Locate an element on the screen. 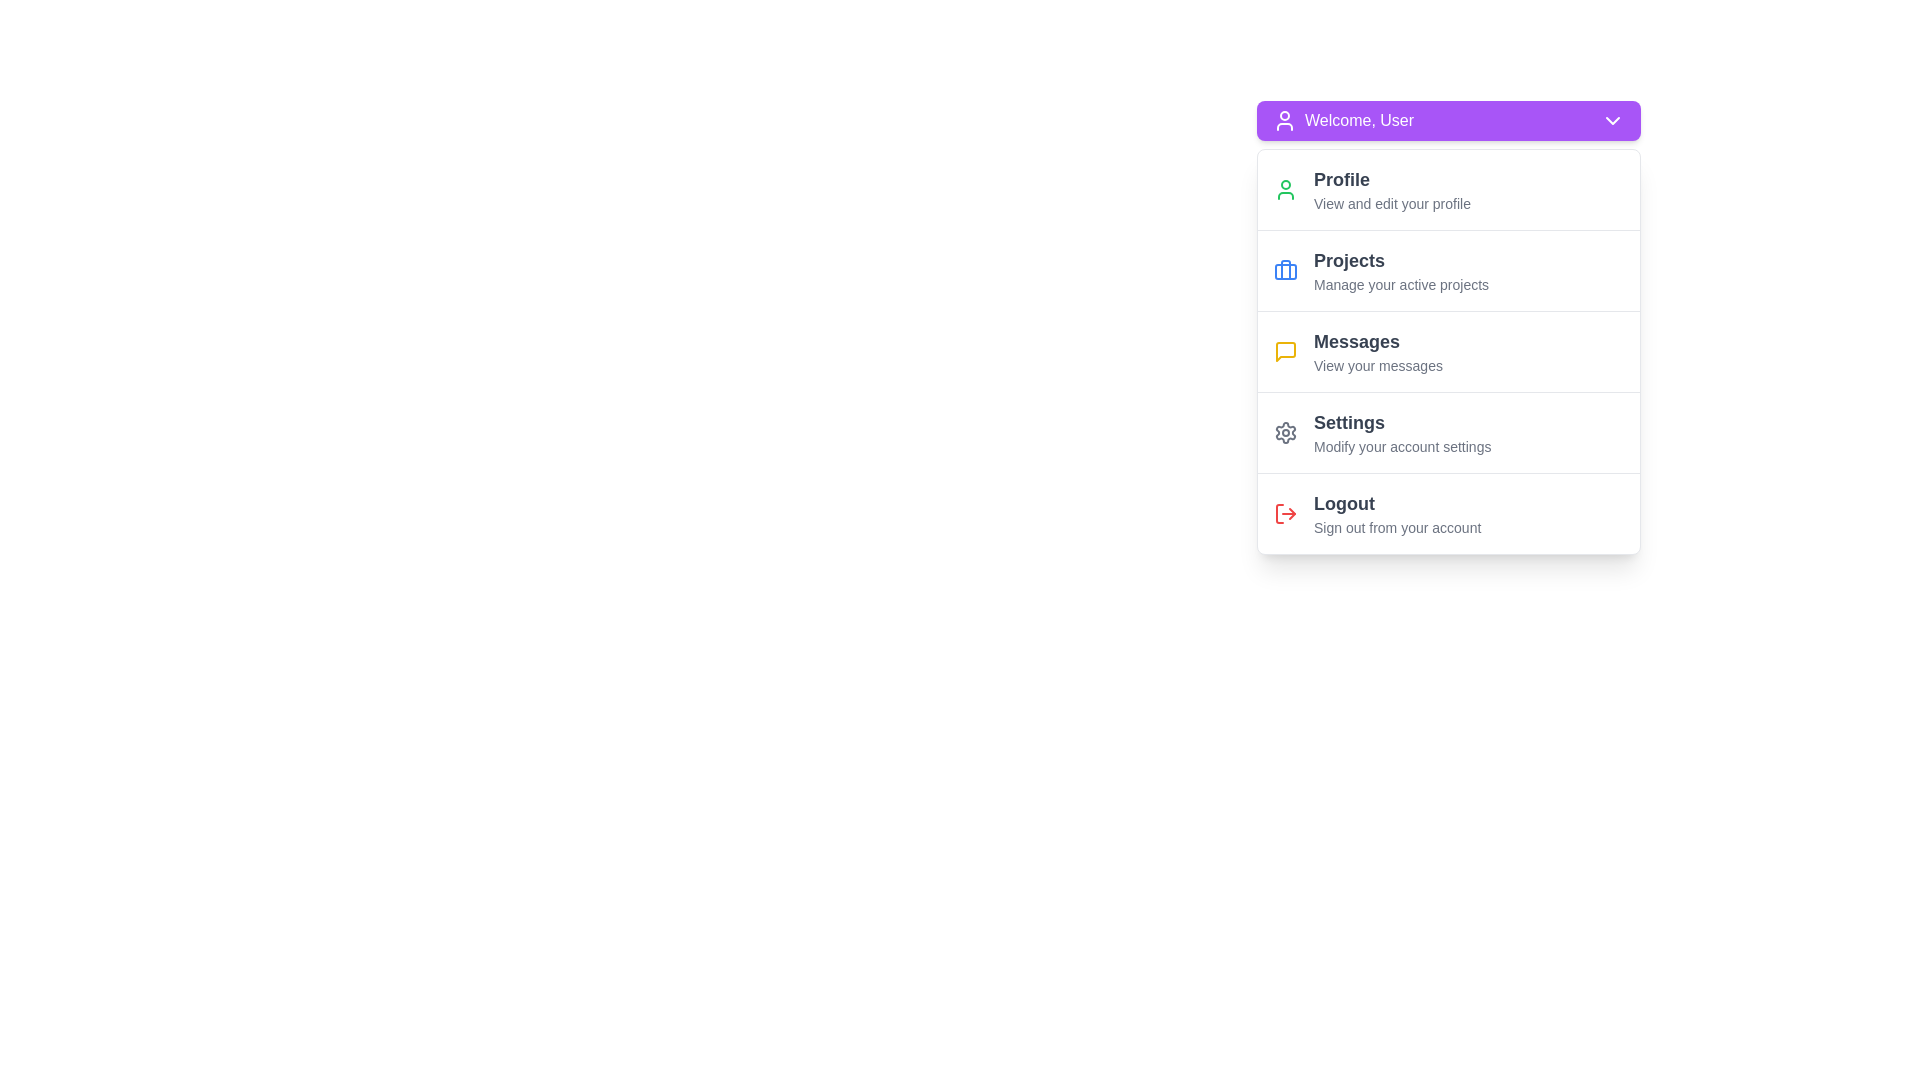  the 'Logout' button at the bottom of the dropdown menu is located at coordinates (1449, 512).